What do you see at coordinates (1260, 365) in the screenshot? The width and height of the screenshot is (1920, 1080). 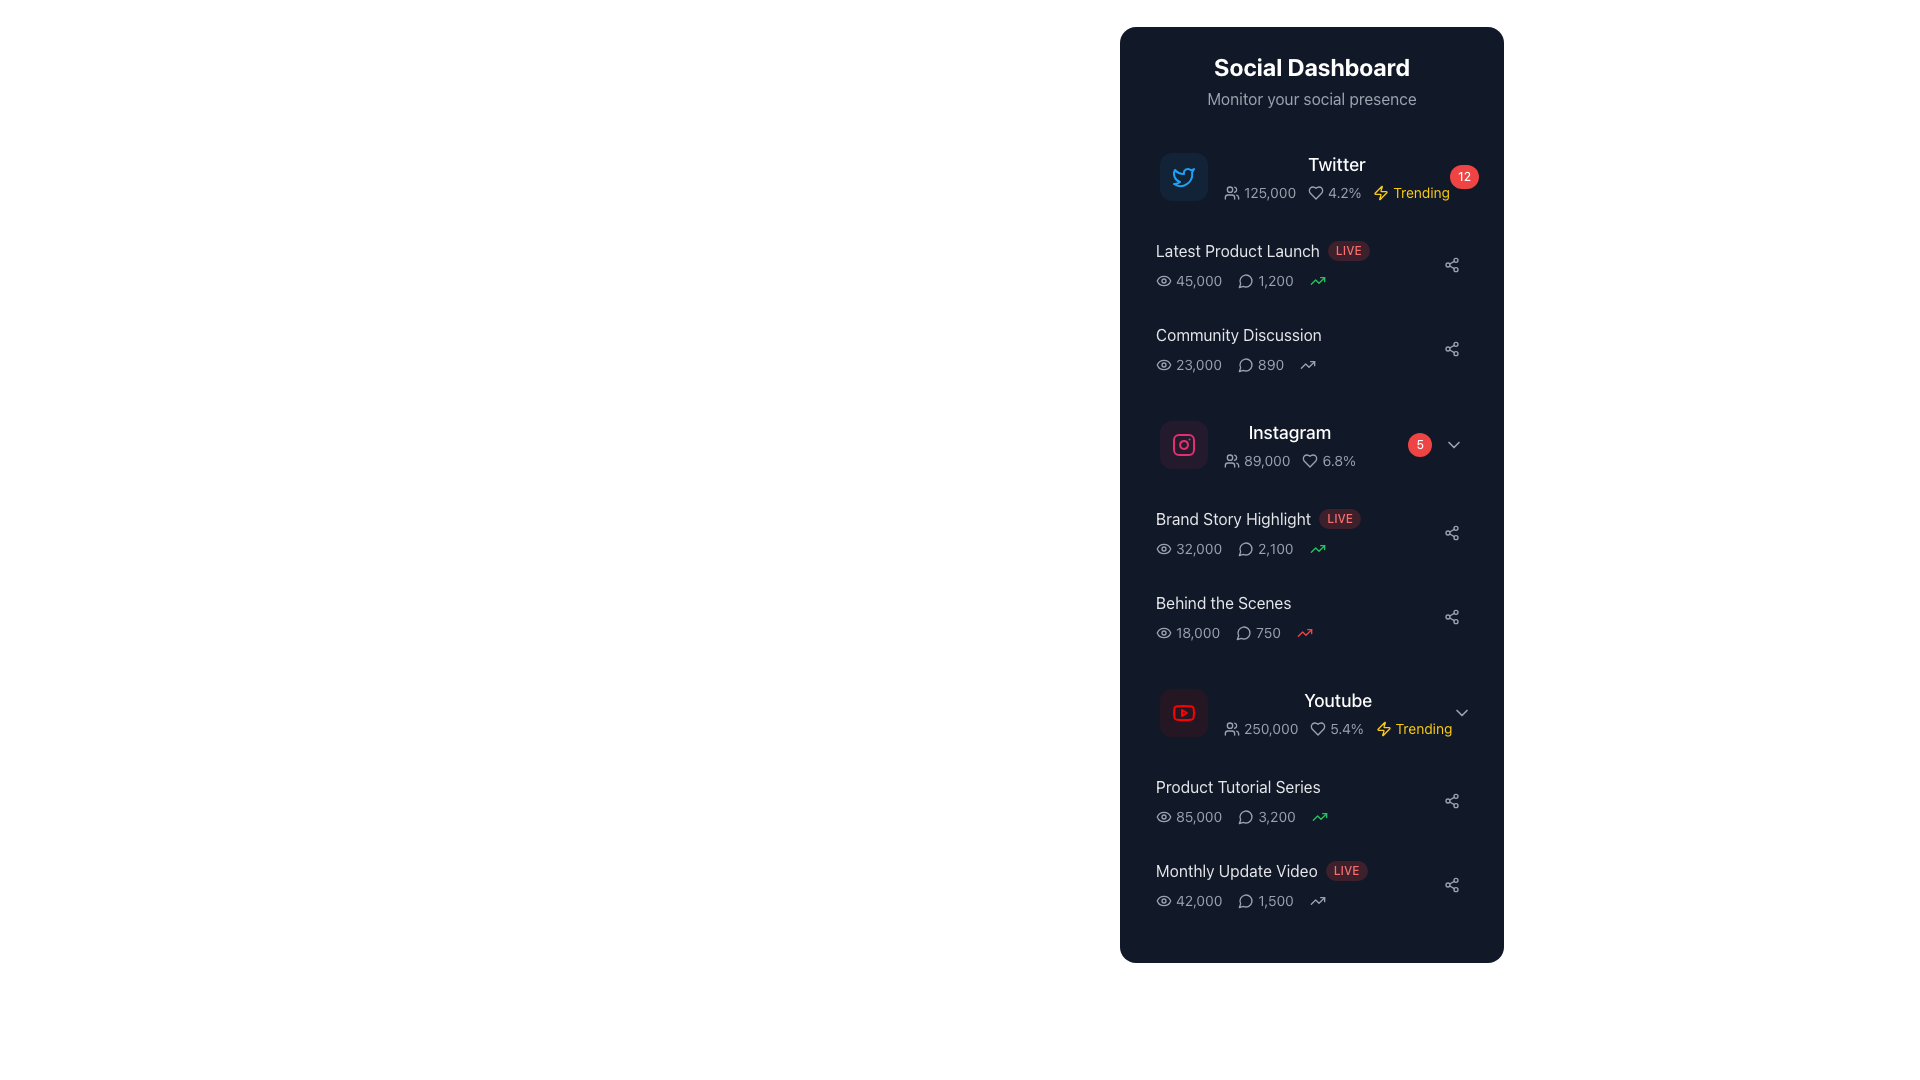 I see `the text label displaying the count of comments next to the 'Community Discussion' entry` at bounding box center [1260, 365].